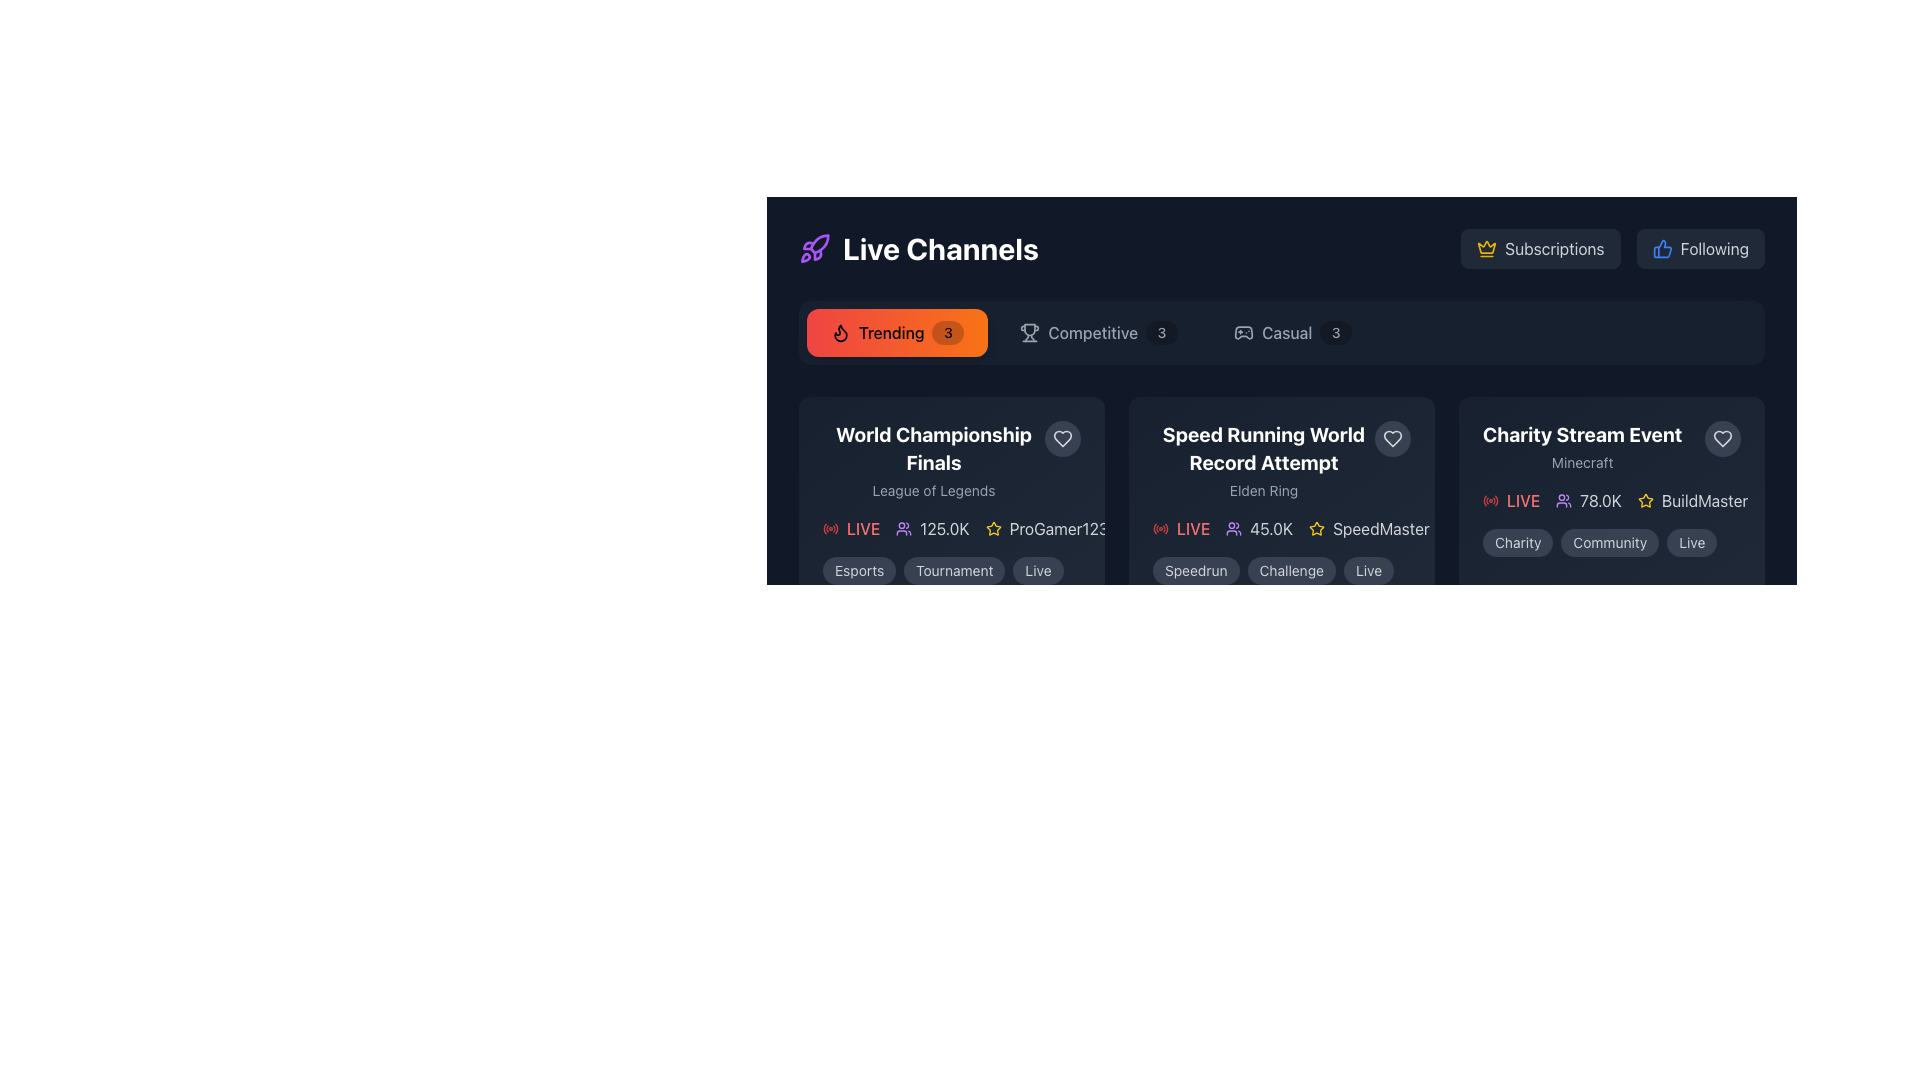 The height and width of the screenshot is (1080, 1920). I want to click on the heart icon located at the top-right corner of the 'Speed Running World Record Attempt' channel card, so click(1061, 438).